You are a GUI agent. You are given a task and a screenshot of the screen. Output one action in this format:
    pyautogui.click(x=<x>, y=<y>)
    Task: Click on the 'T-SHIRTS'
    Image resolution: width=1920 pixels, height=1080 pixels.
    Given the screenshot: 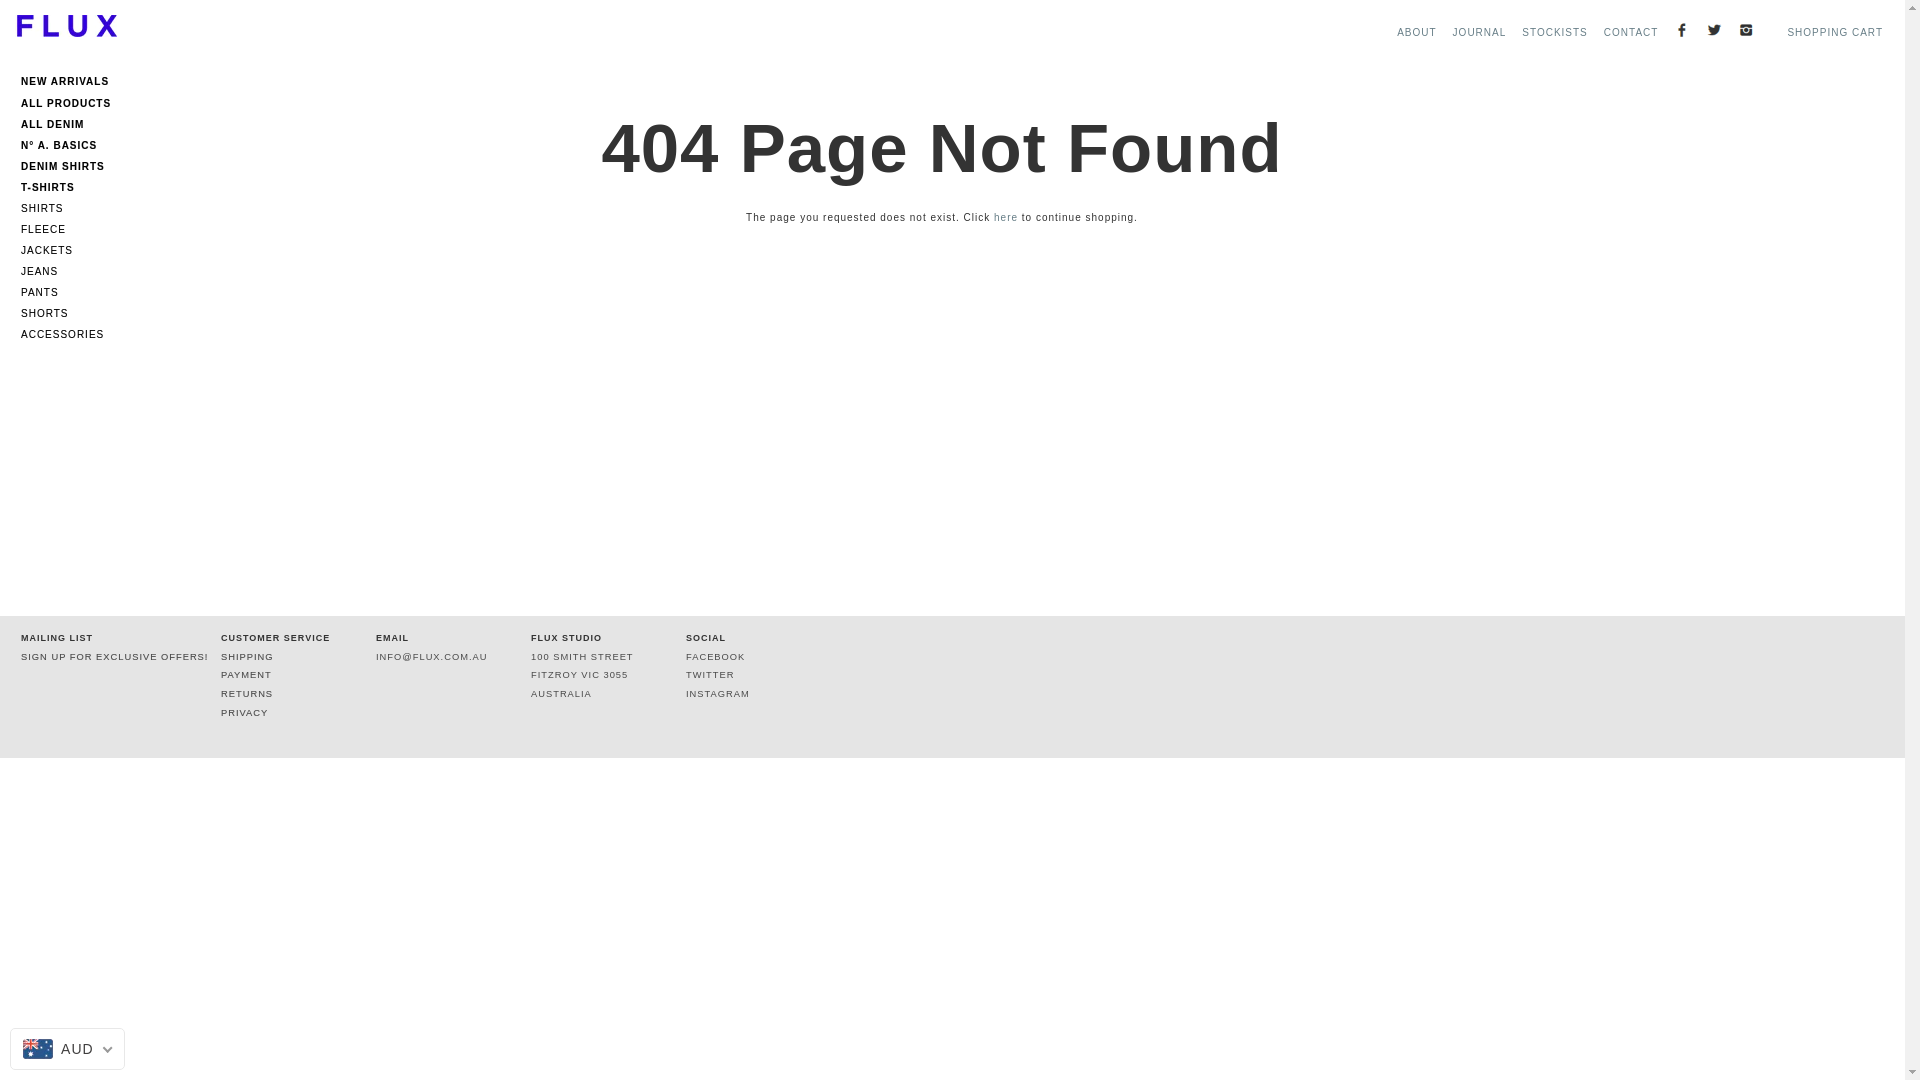 What is the action you would take?
    pyautogui.click(x=71, y=184)
    